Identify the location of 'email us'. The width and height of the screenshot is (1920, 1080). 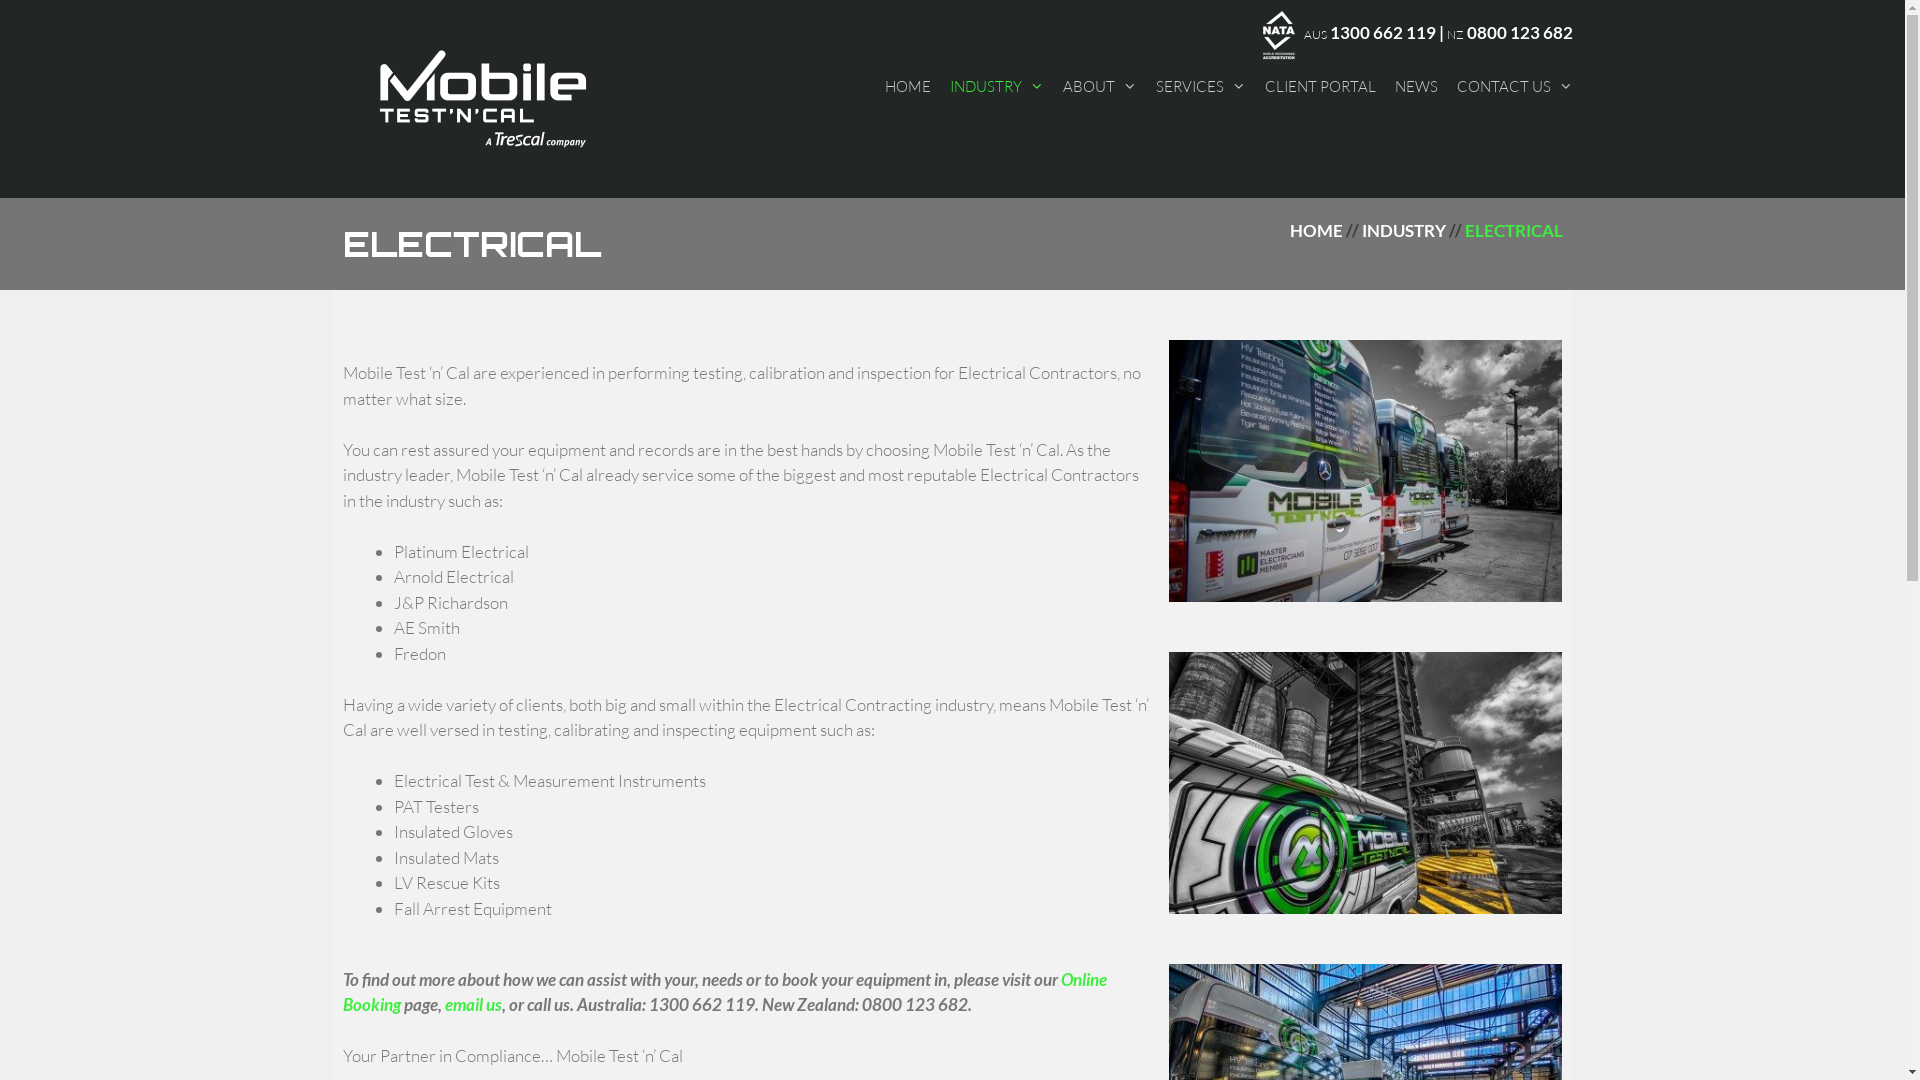
(471, 1004).